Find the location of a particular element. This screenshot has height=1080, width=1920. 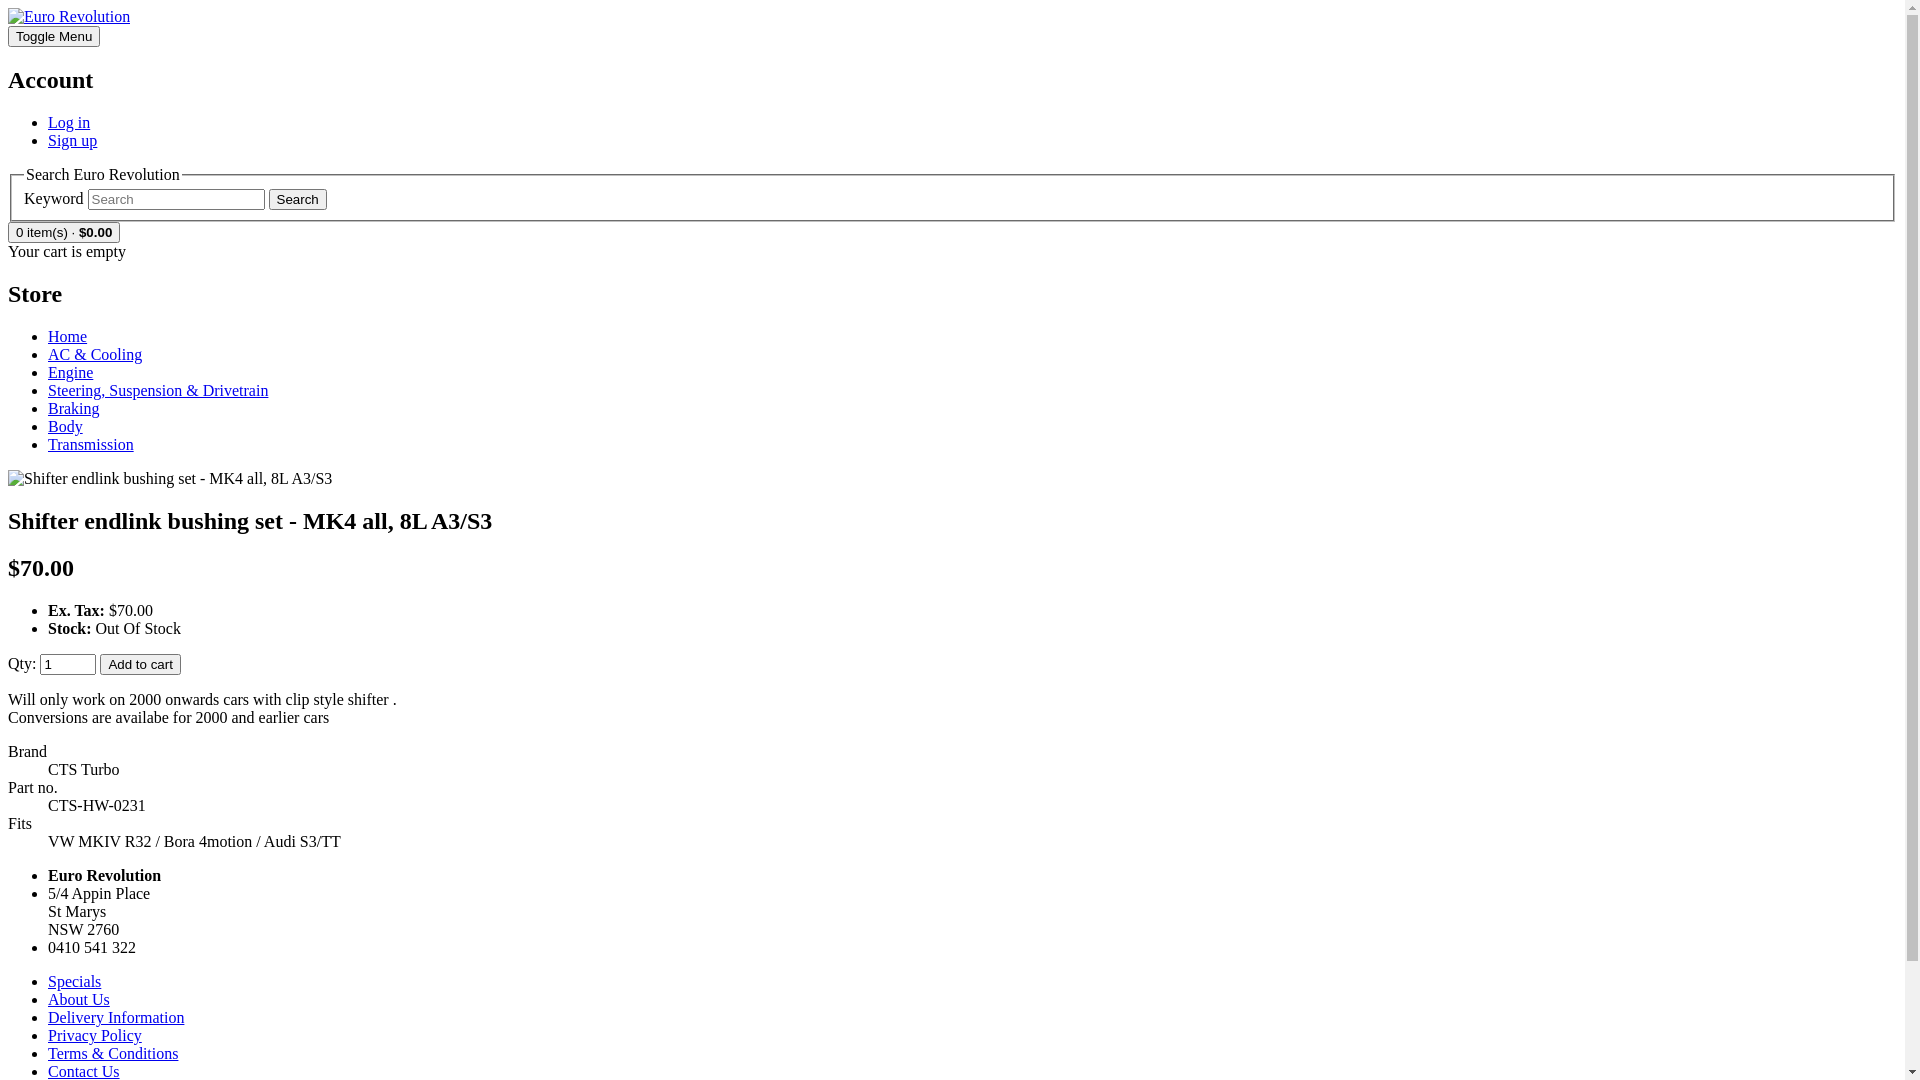

'Terms & Conditions' is located at coordinates (112, 1052).